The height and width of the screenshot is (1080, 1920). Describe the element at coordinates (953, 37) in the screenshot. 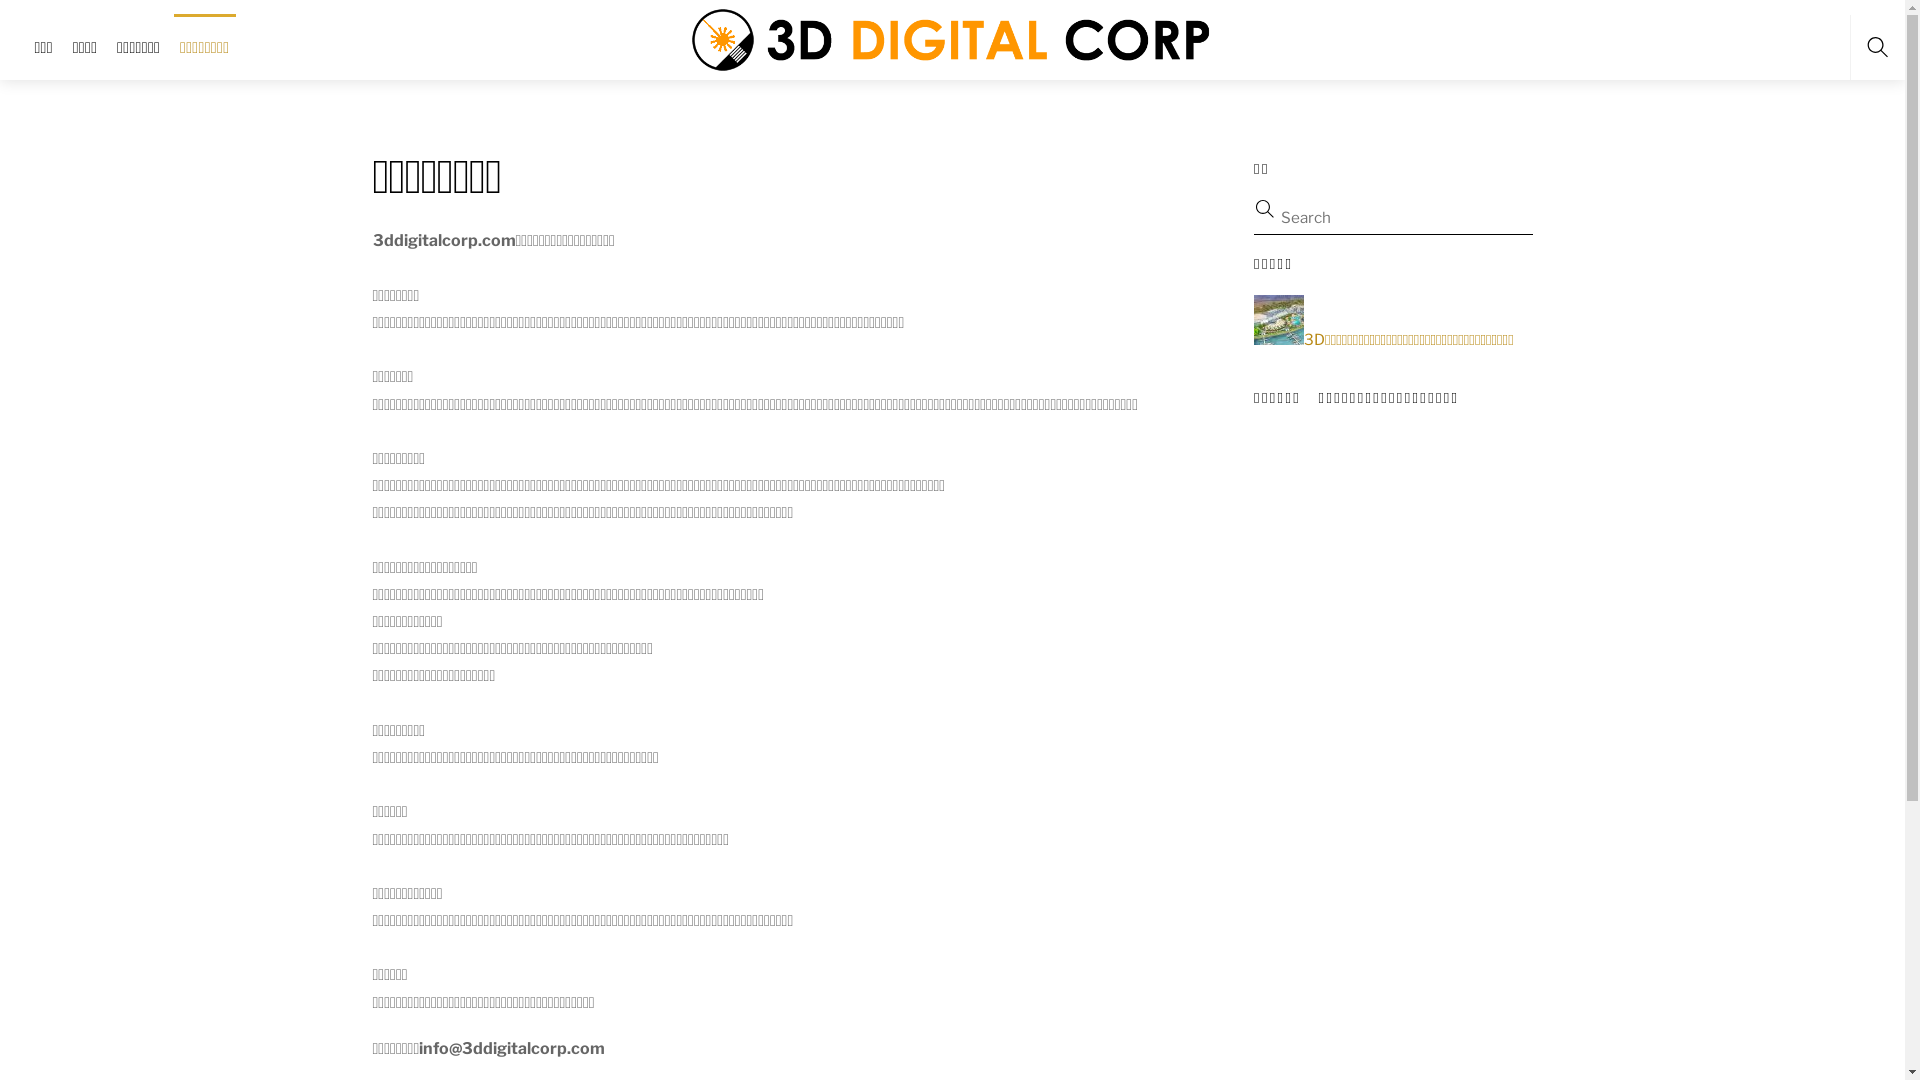

I see `'3D Digital  Corp'` at that location.